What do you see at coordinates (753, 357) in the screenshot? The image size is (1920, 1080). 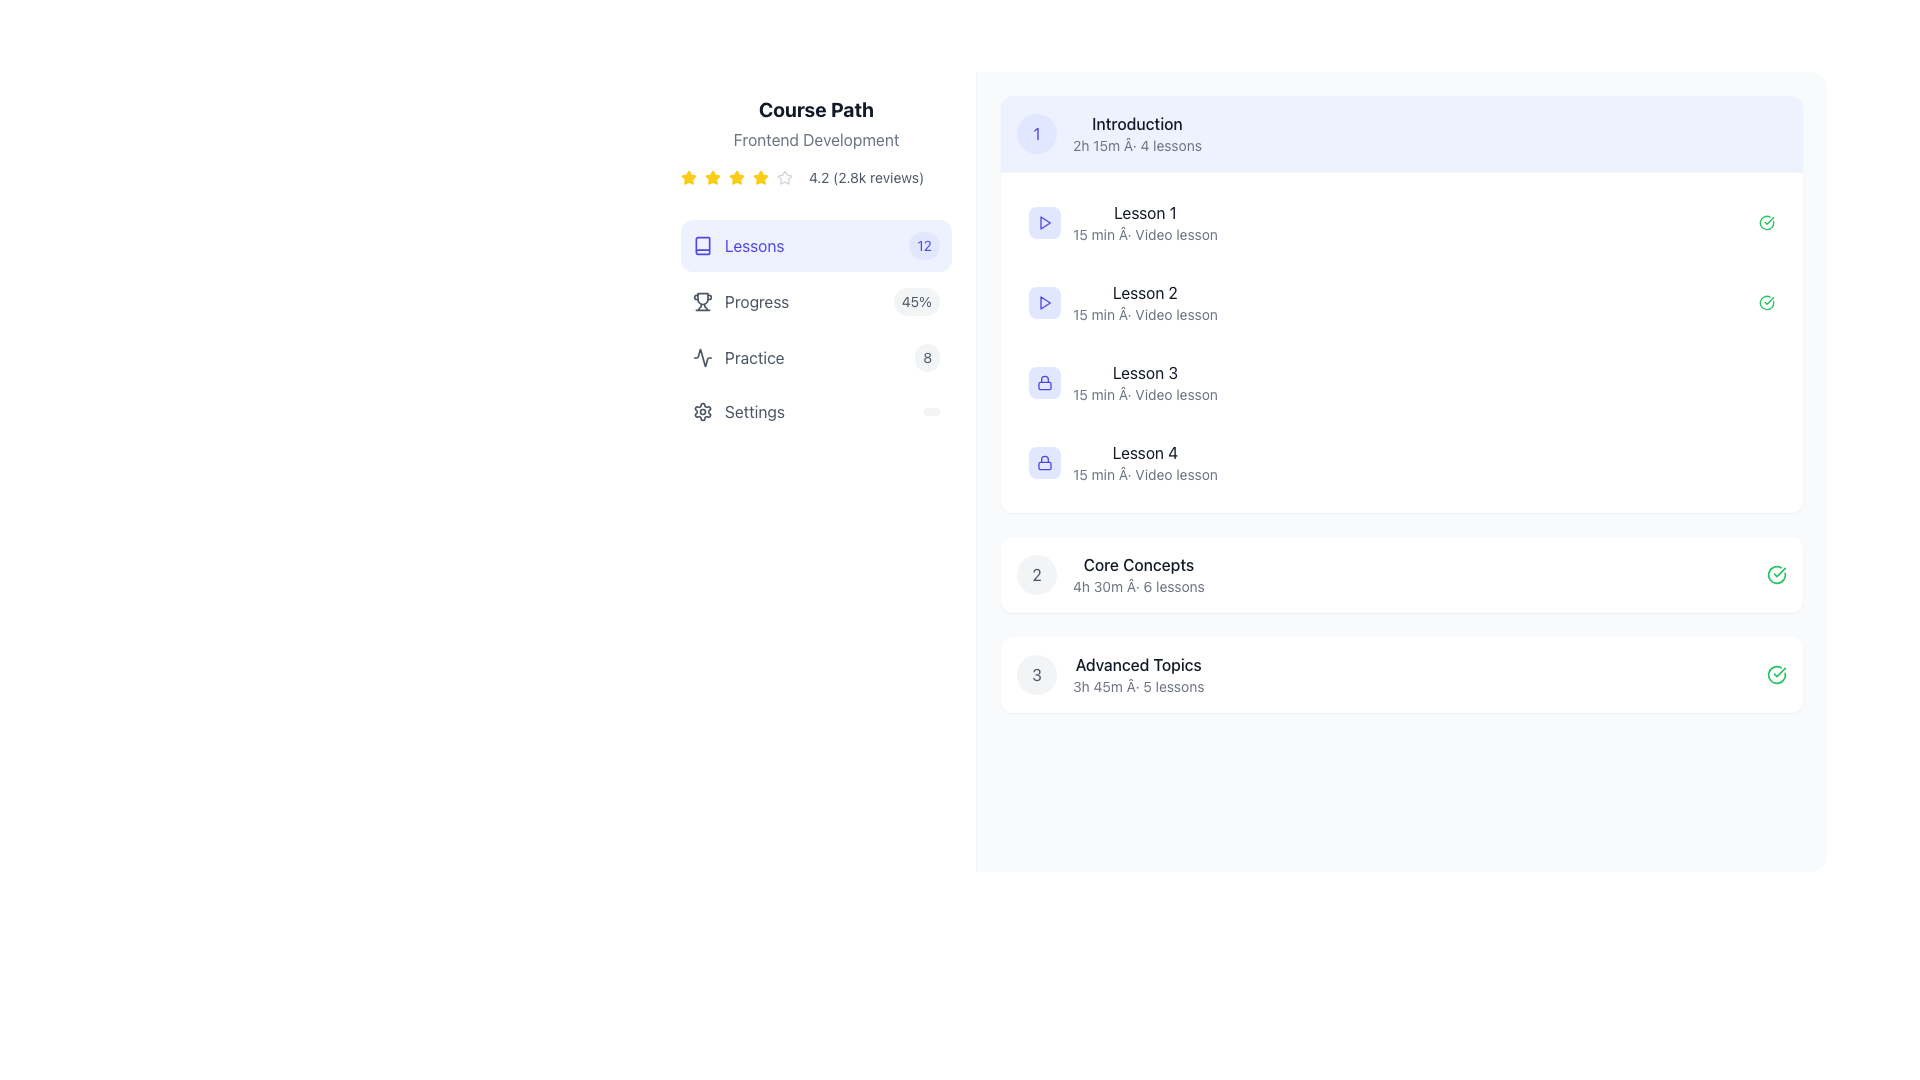 I see `the 'Practice' text label in the menu navigation` at bounding box center [753, 357].